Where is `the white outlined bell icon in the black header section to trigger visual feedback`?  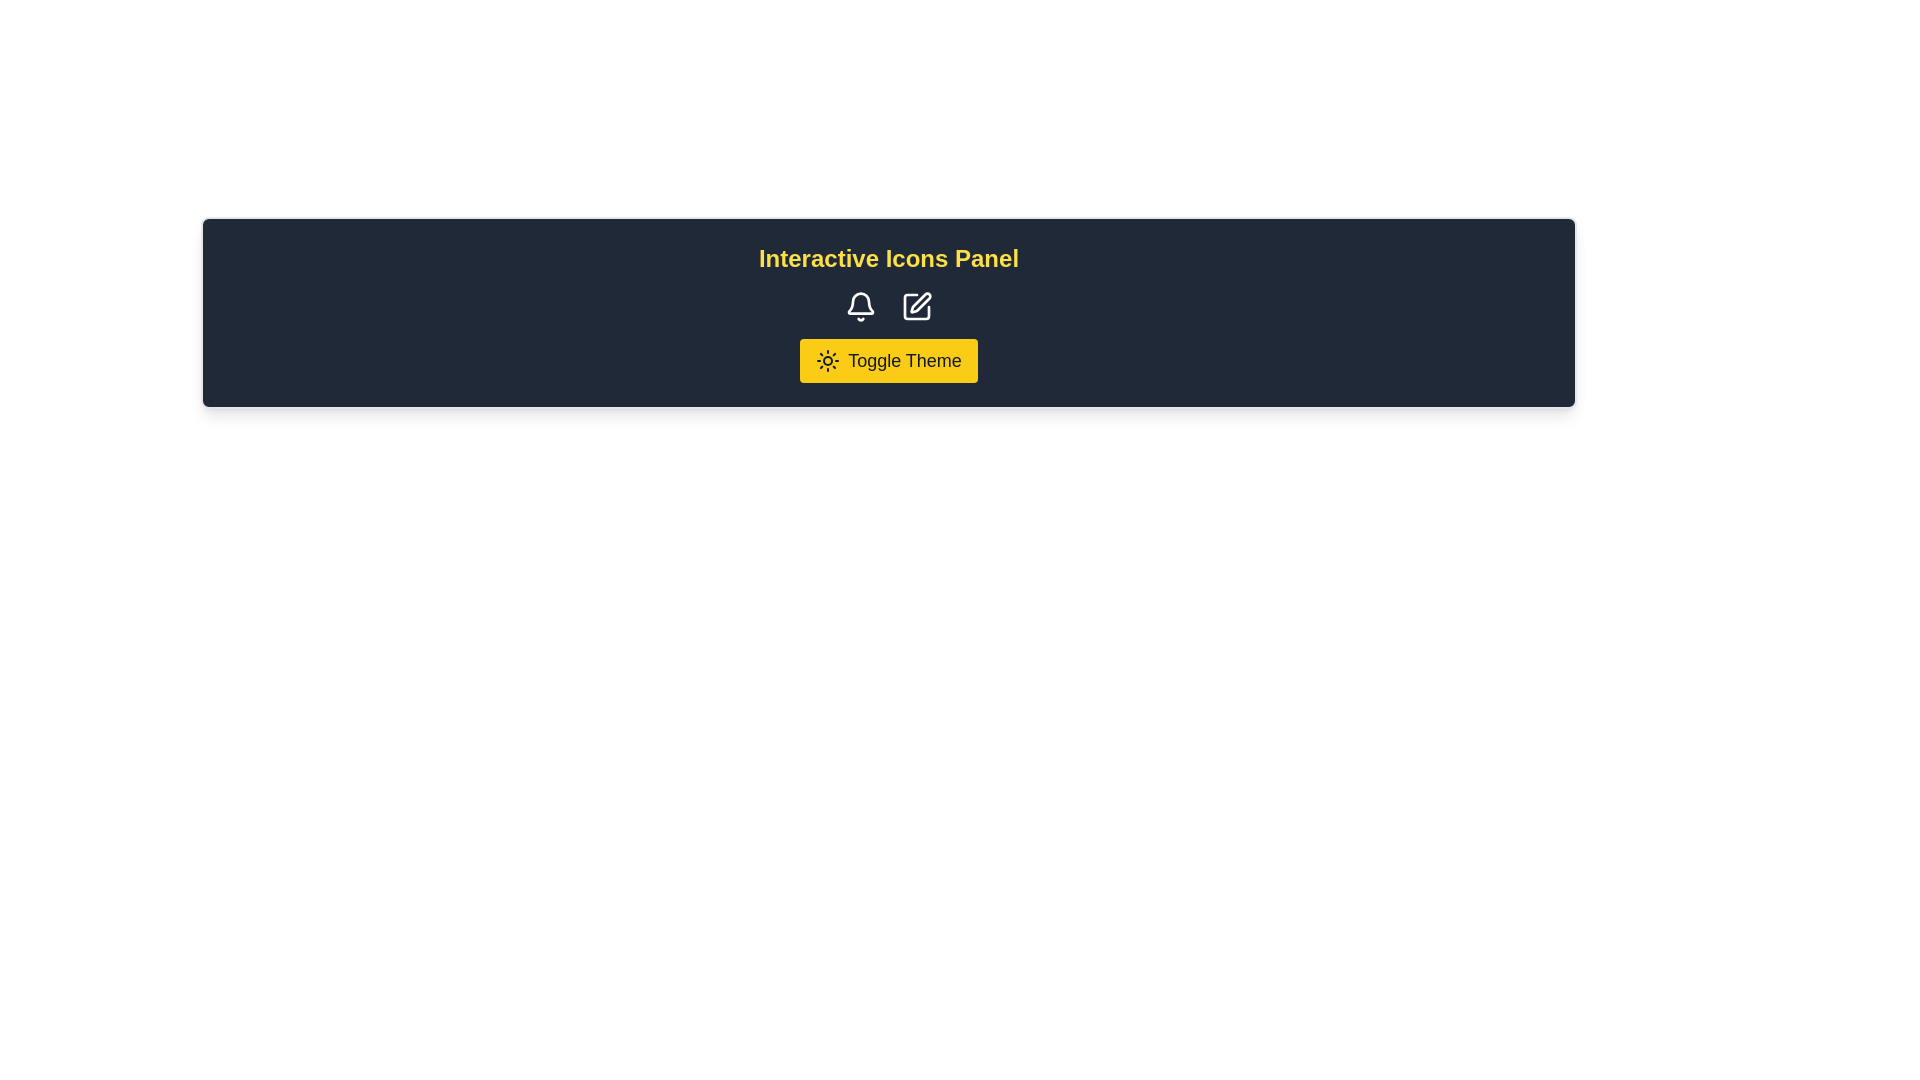 the white outlined bell icon in the black header section to trigger visual feedback is located at coordinates (860, 307).